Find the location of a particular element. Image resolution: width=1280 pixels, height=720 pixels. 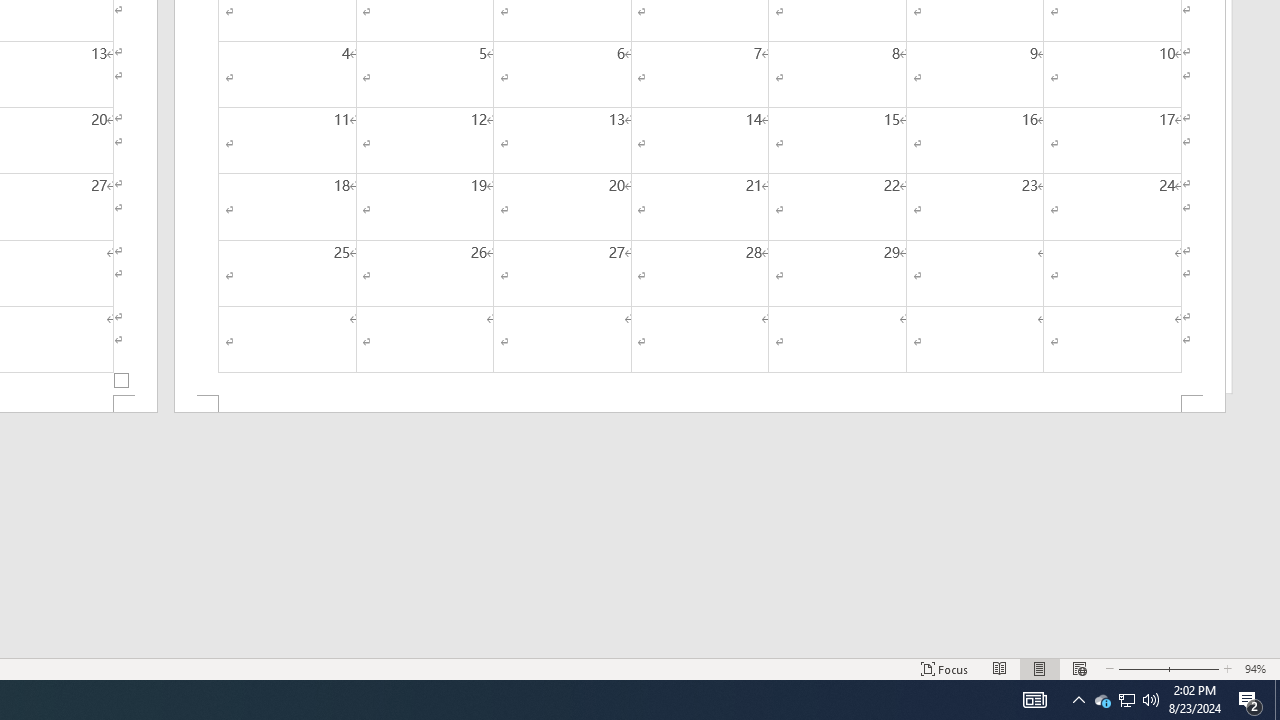

'Zoom Out' is located at coordinates (1141, 669).